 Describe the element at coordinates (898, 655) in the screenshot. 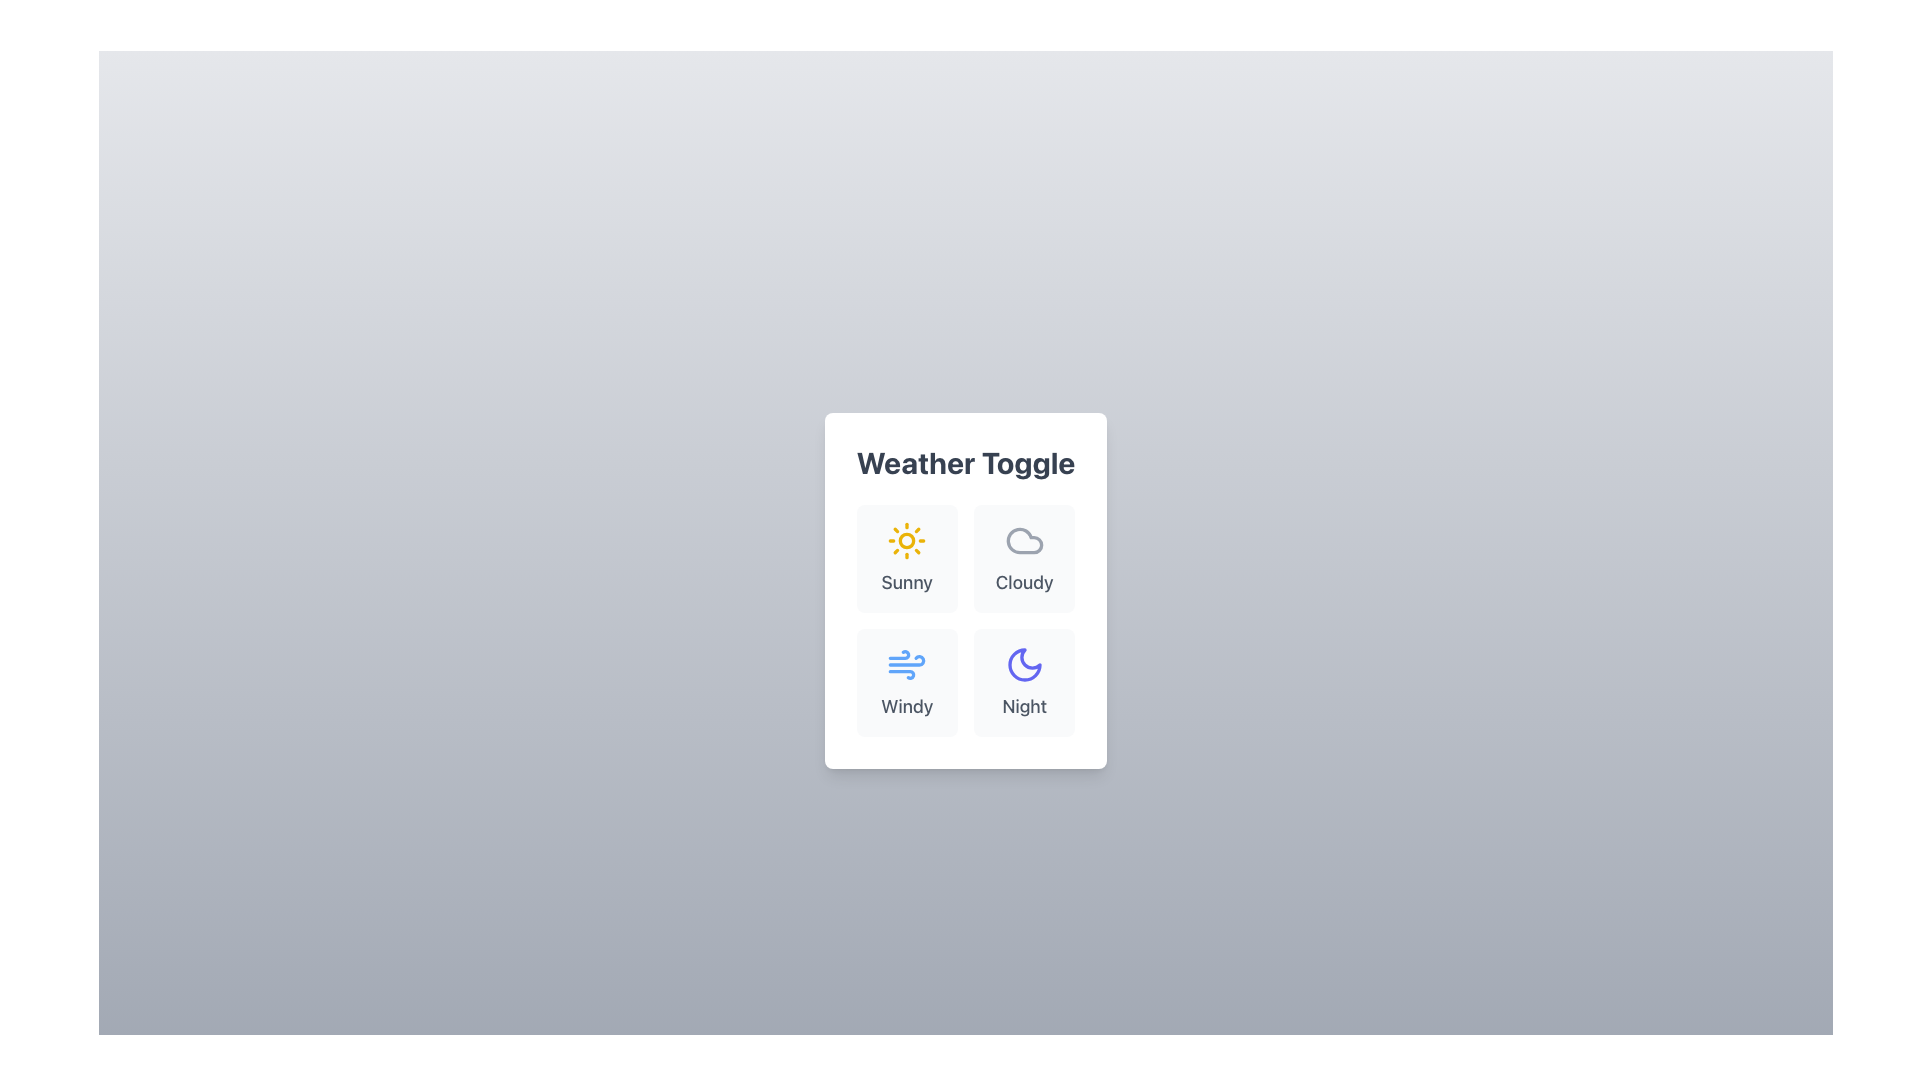

I see `the blue graphical icon representing wind, which consists of a curved line and dots` at that location.